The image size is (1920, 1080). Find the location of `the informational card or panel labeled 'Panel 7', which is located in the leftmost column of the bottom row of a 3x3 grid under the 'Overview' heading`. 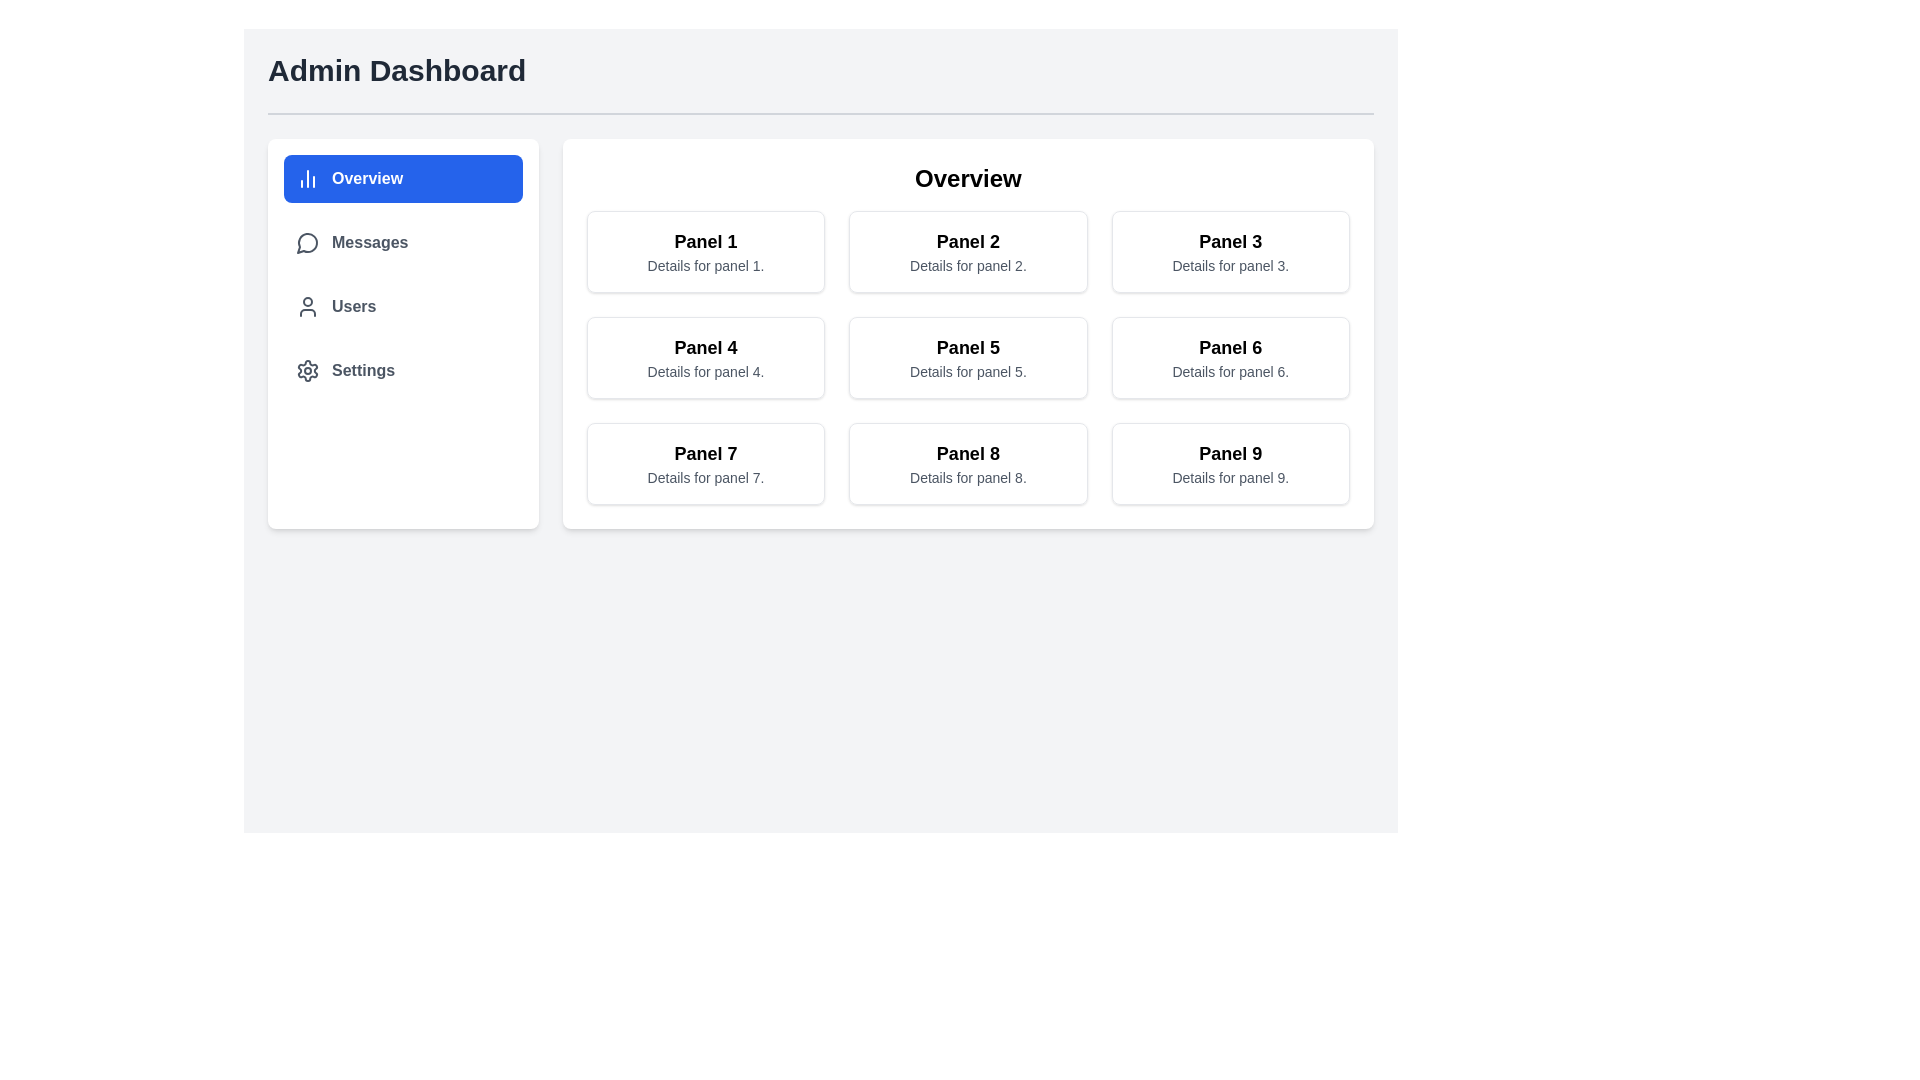

the informational card or panel labeled 'Panel 7', which is located in the leftmost column of the bottom row of a 3x3 grid under the 'Overview' heading is located at coordinates (705, 463).